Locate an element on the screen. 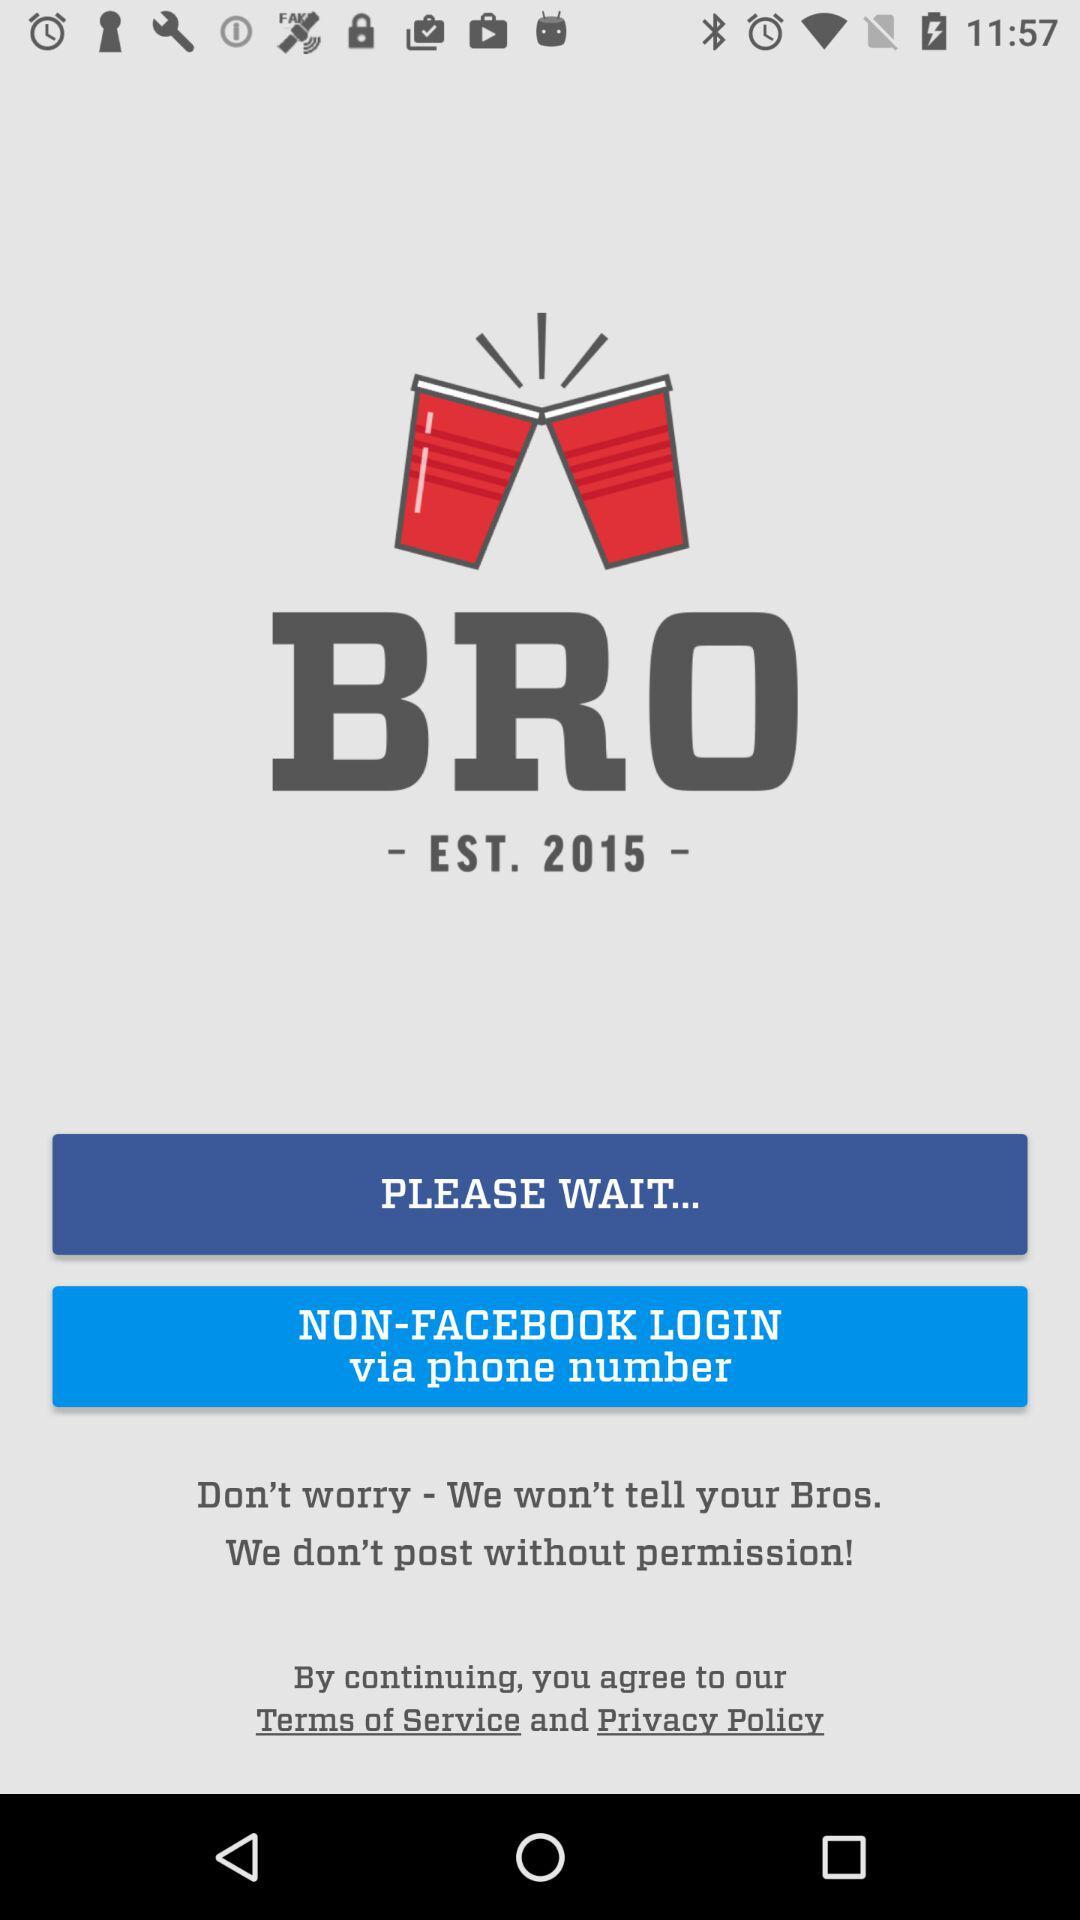 The height and width of the screenshot is (1920, 1080). the item below by continuing you item is located at coordinates (388, 1719).